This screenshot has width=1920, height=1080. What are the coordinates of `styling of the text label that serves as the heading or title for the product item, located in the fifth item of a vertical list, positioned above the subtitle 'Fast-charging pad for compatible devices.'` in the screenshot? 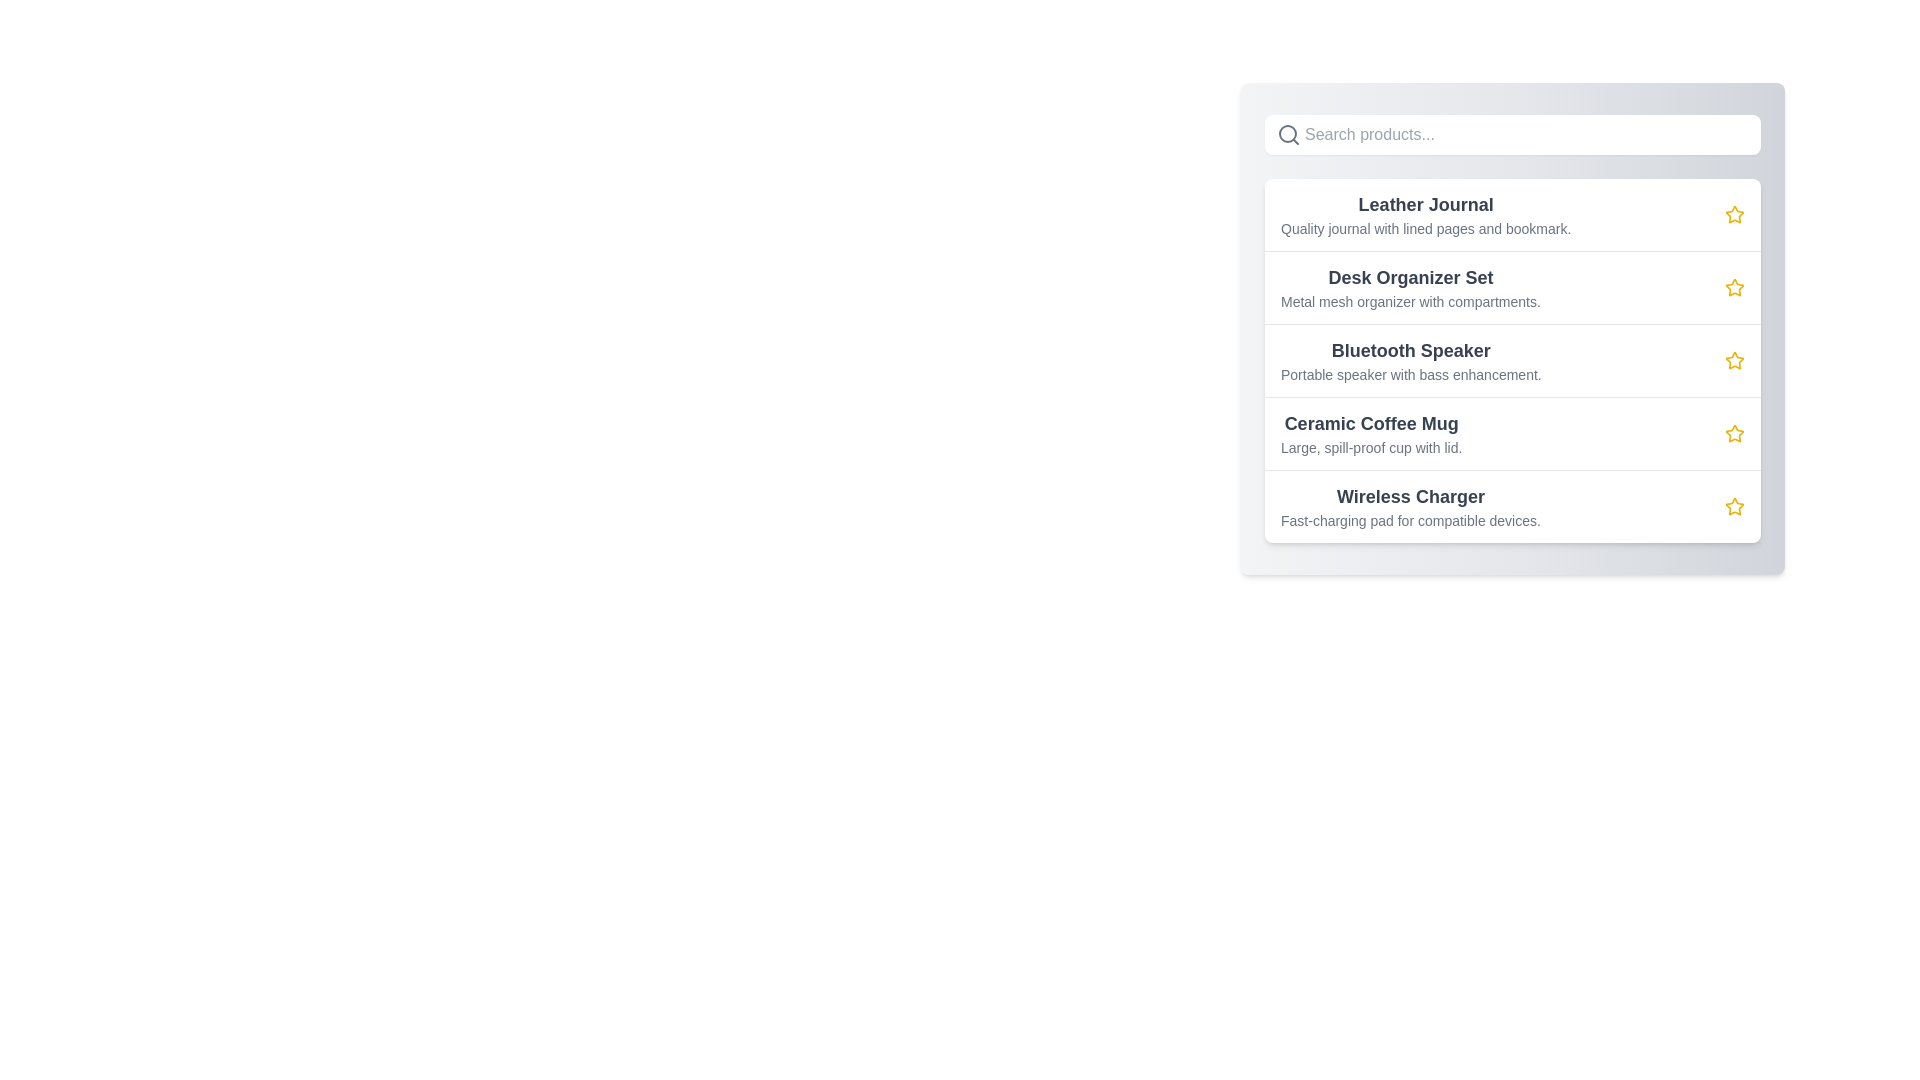 It's located at (1410, 496).